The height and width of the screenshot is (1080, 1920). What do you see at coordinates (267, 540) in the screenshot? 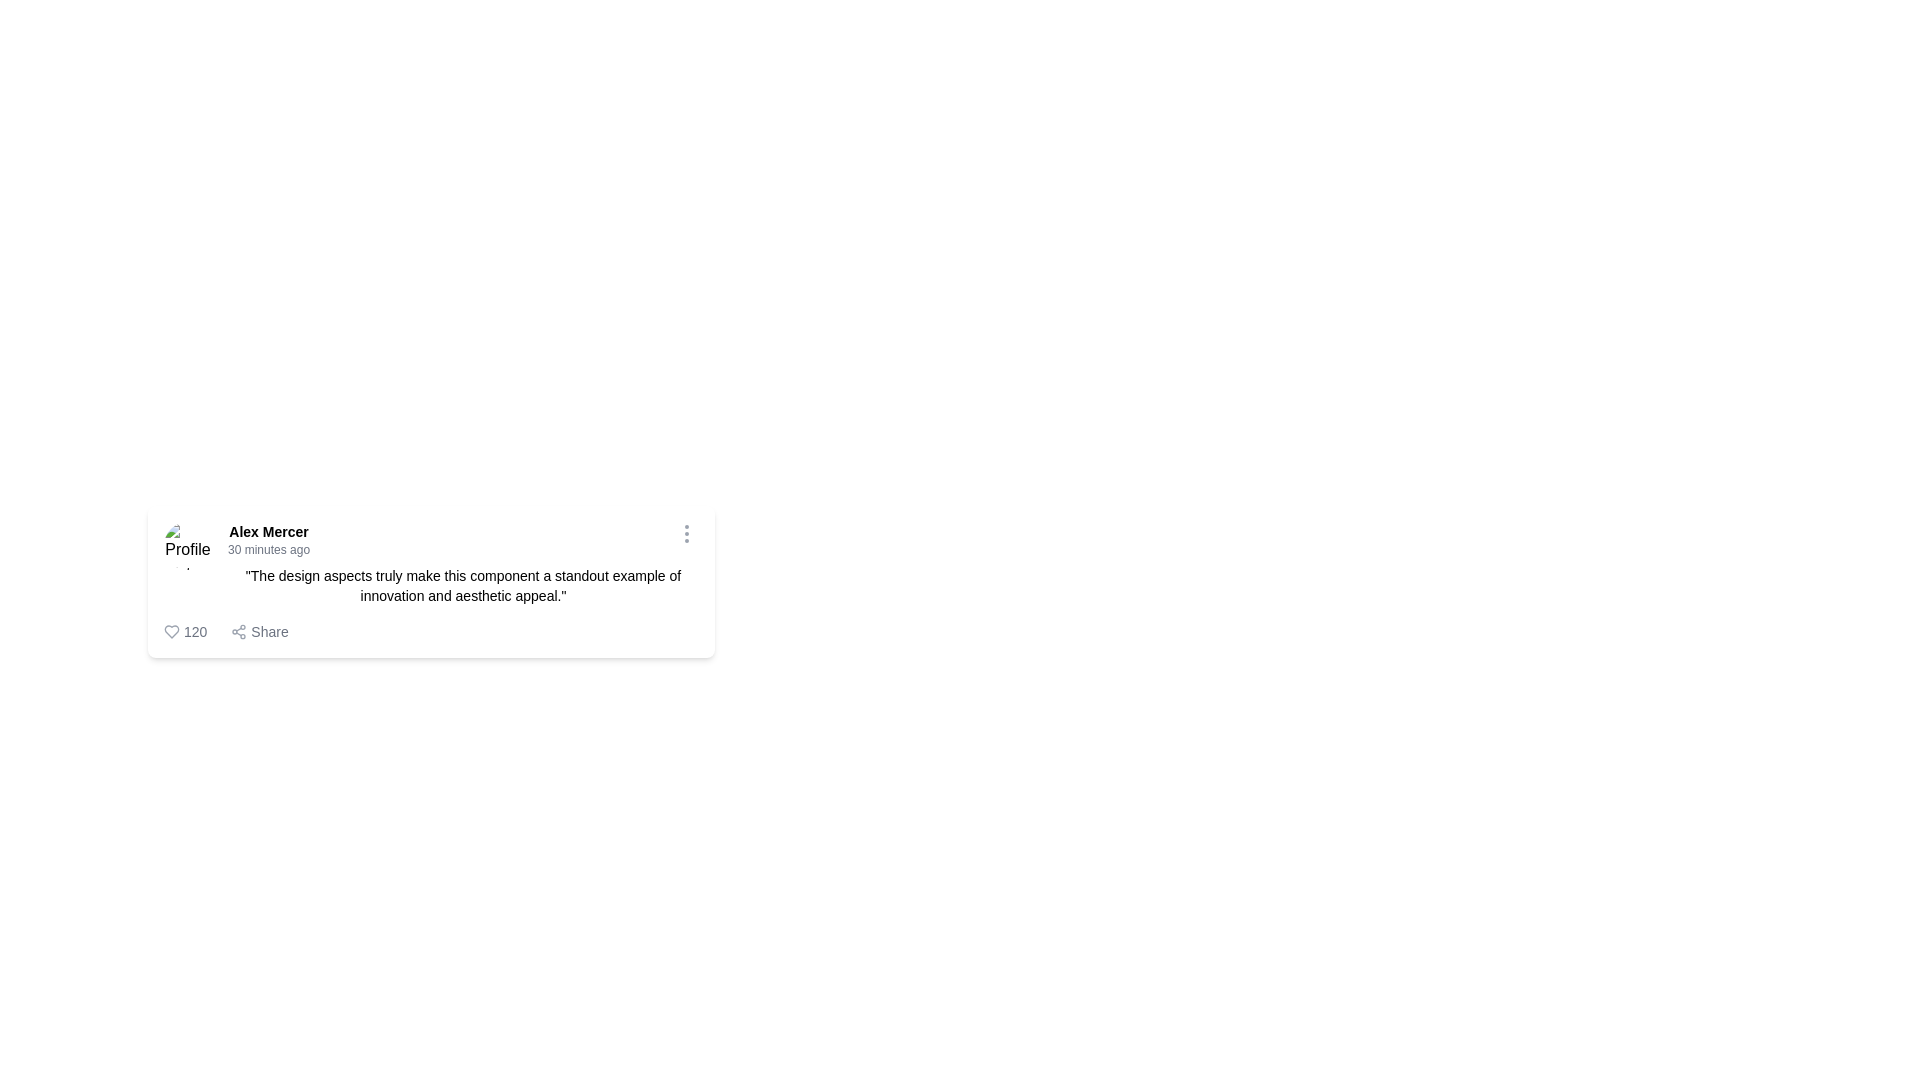
I see `the bold user name in the upper-left section of the content card` at bounding box center [267, 540].